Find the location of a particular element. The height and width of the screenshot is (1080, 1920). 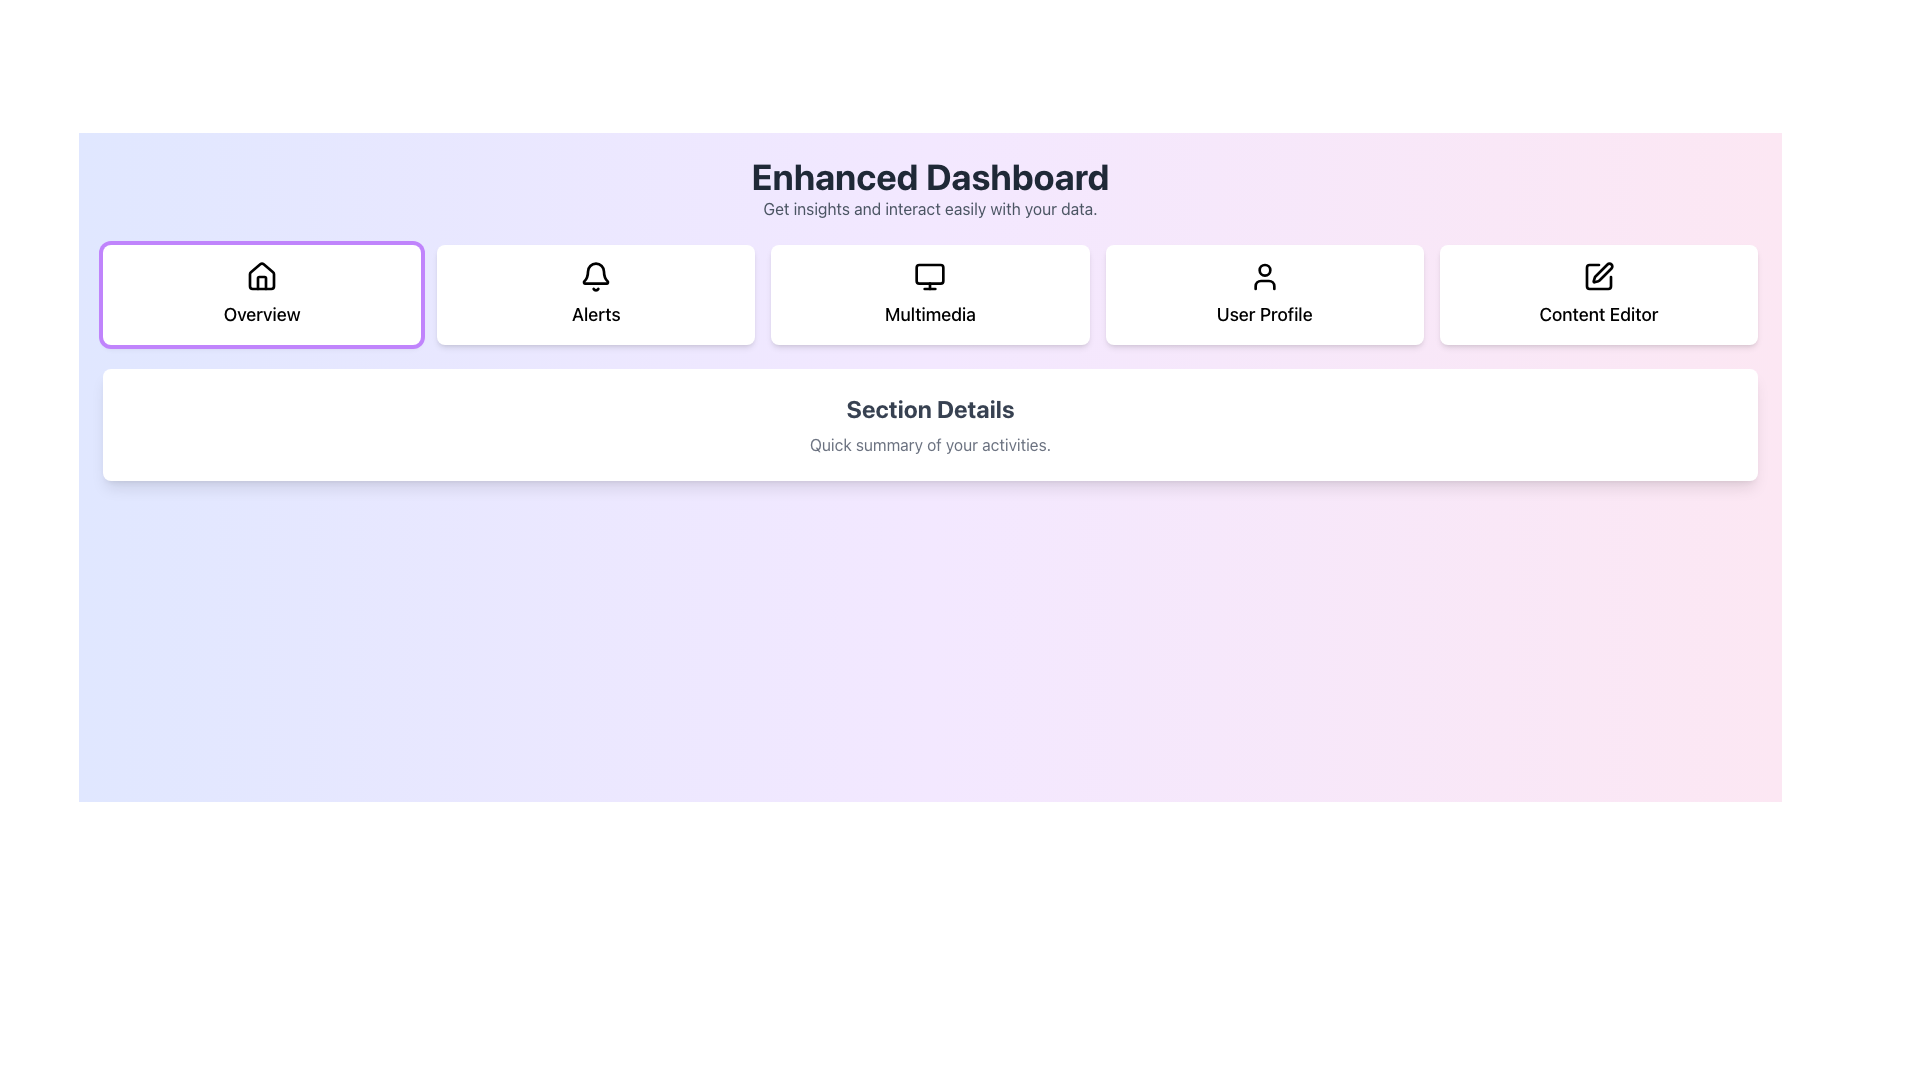

the descriptive text reading 'Get insights and interact easily with your data.' which is centrally aligned below the 'Enhanced Dashboard' title is located at coordinates (929, 208).